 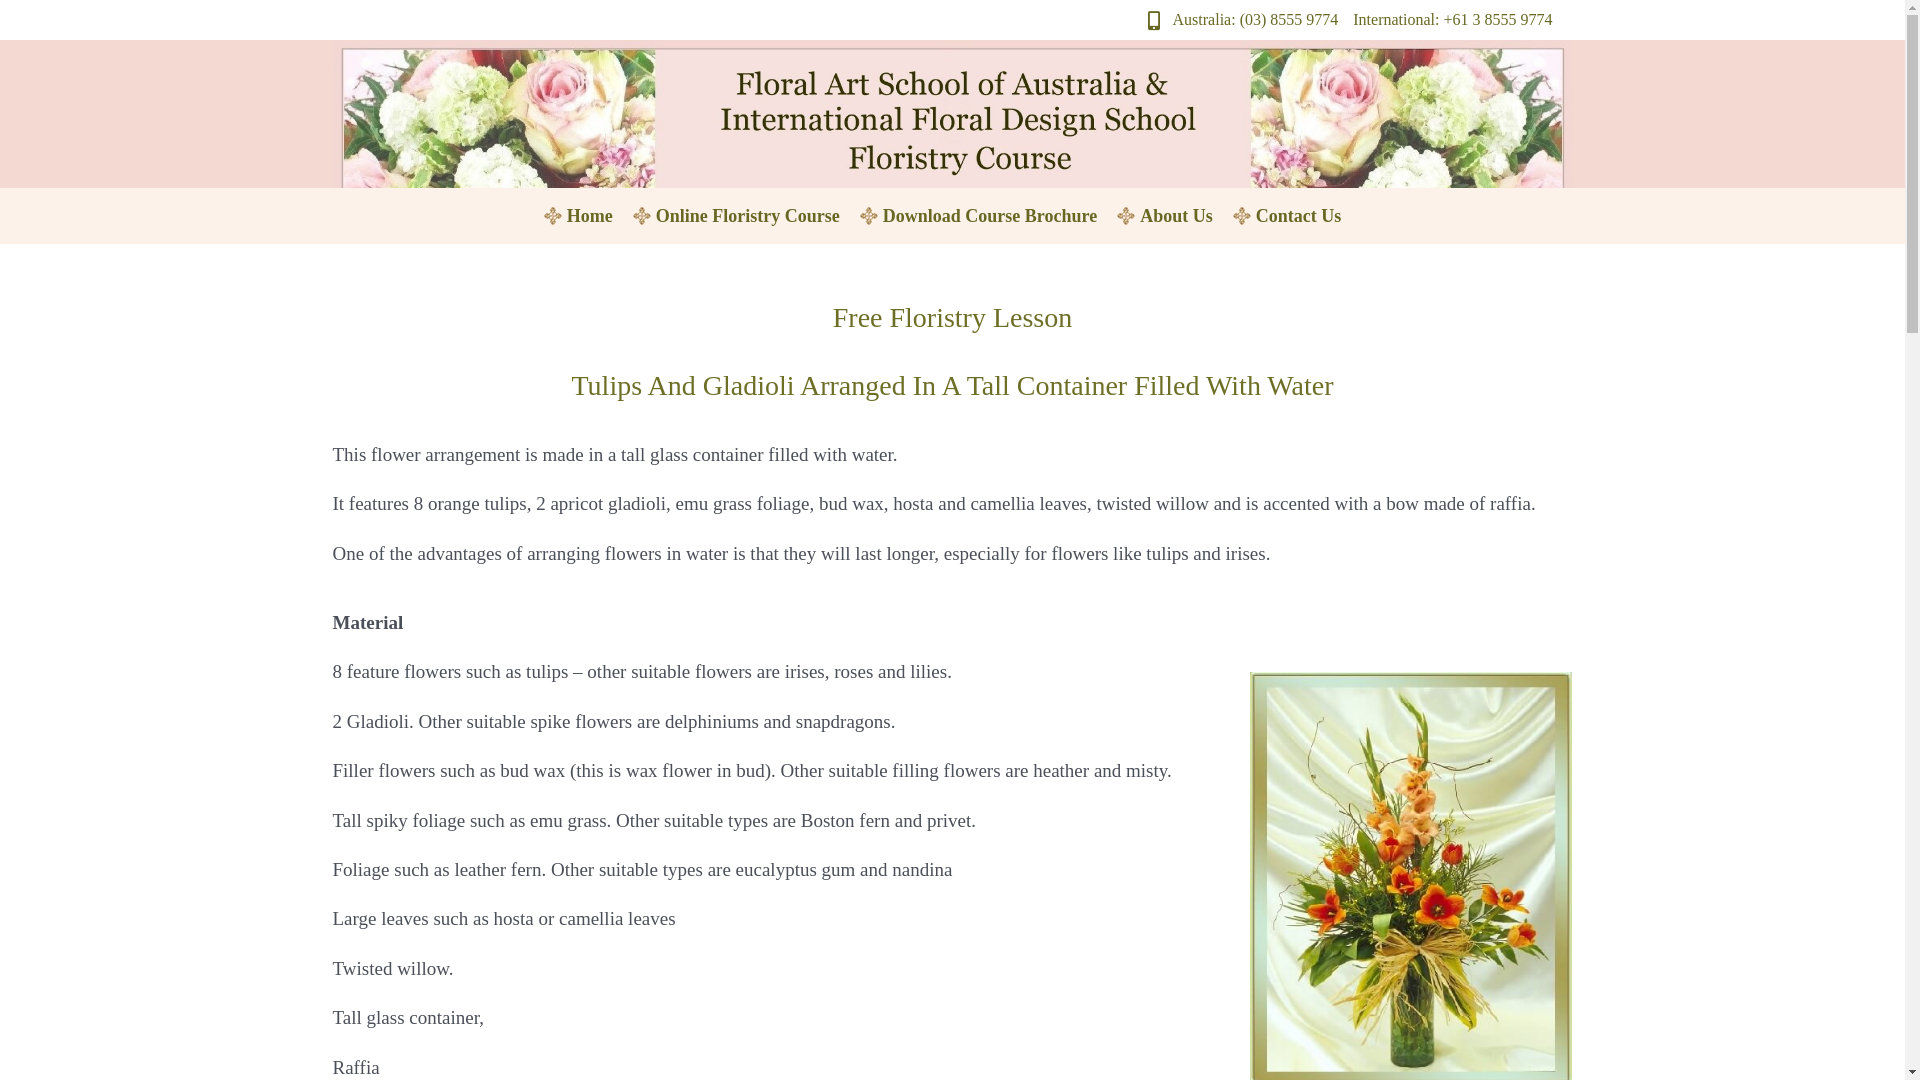 I want to click on 'Download Course Brochure', so click(x=989, y=216).